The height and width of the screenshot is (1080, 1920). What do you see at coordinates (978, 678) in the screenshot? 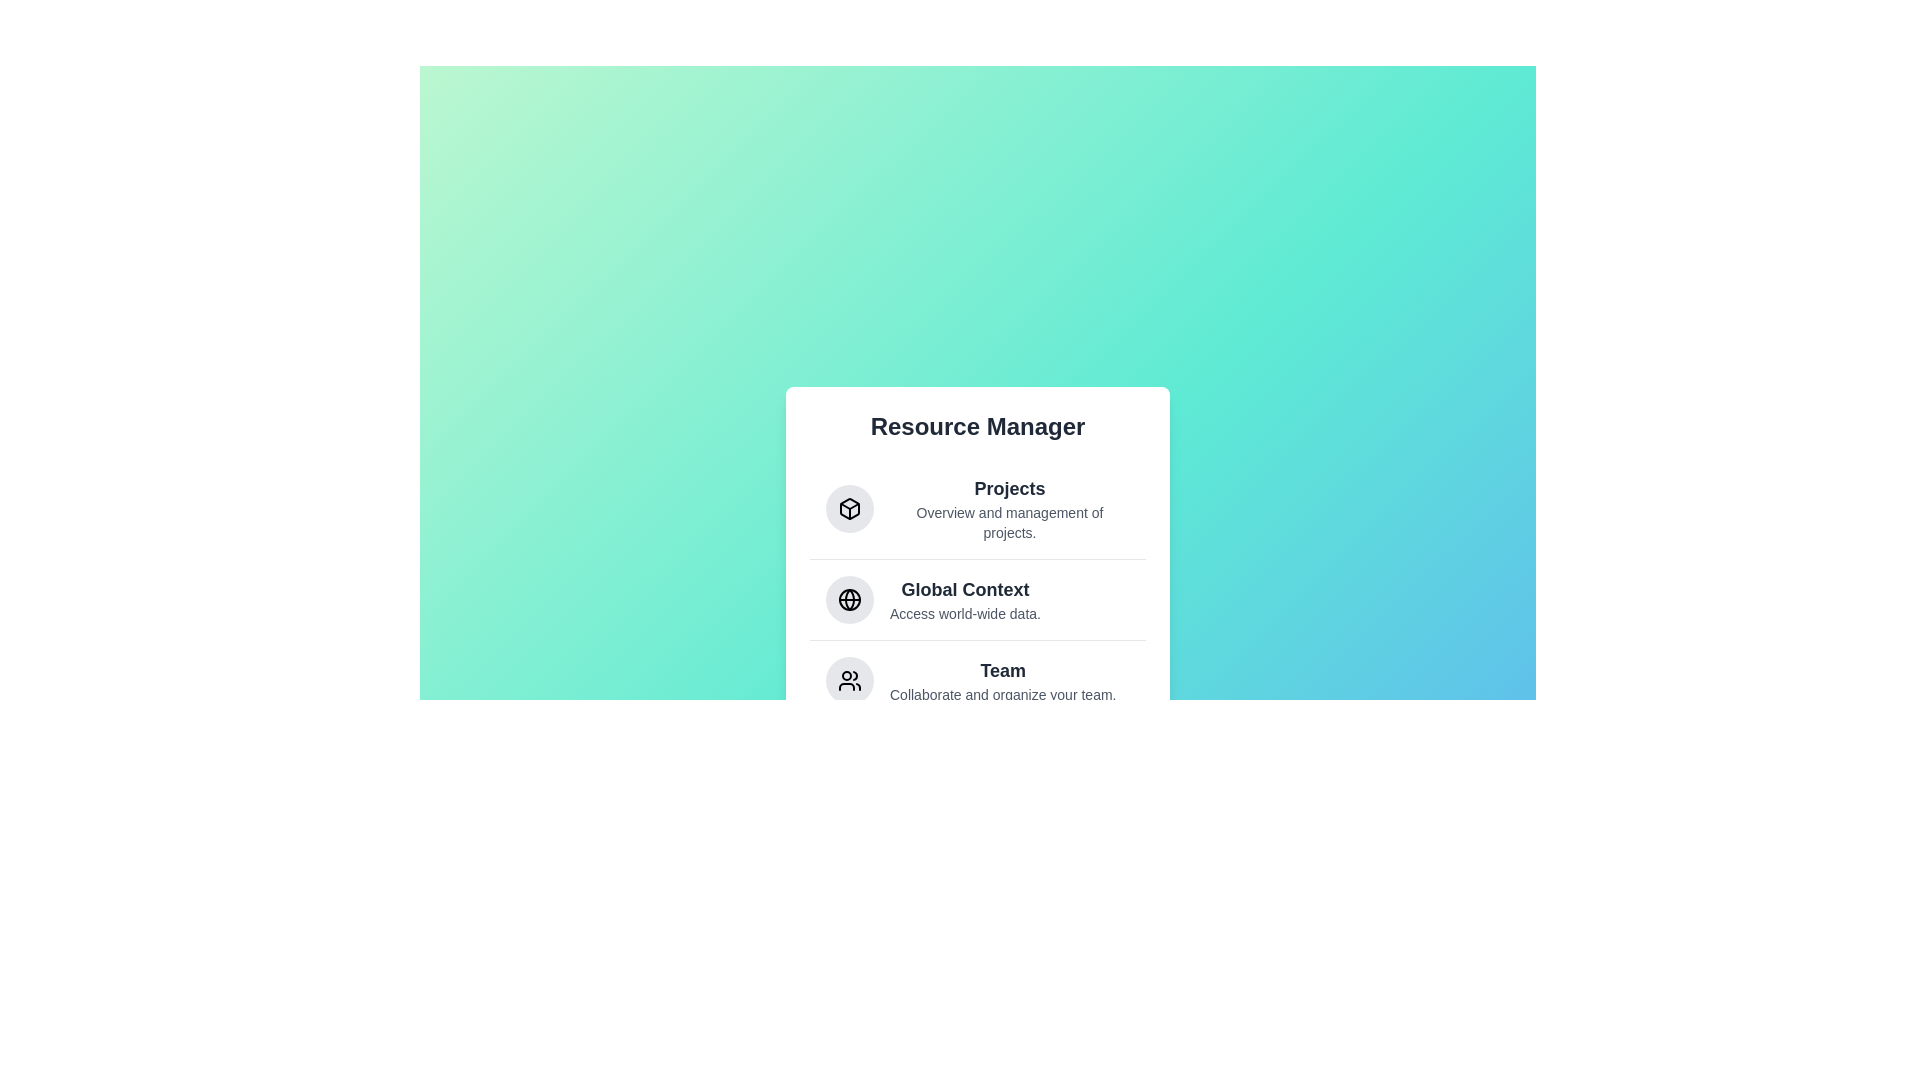
I see `the menu item Team to reveal additional information` at bounding box center [978, 678].